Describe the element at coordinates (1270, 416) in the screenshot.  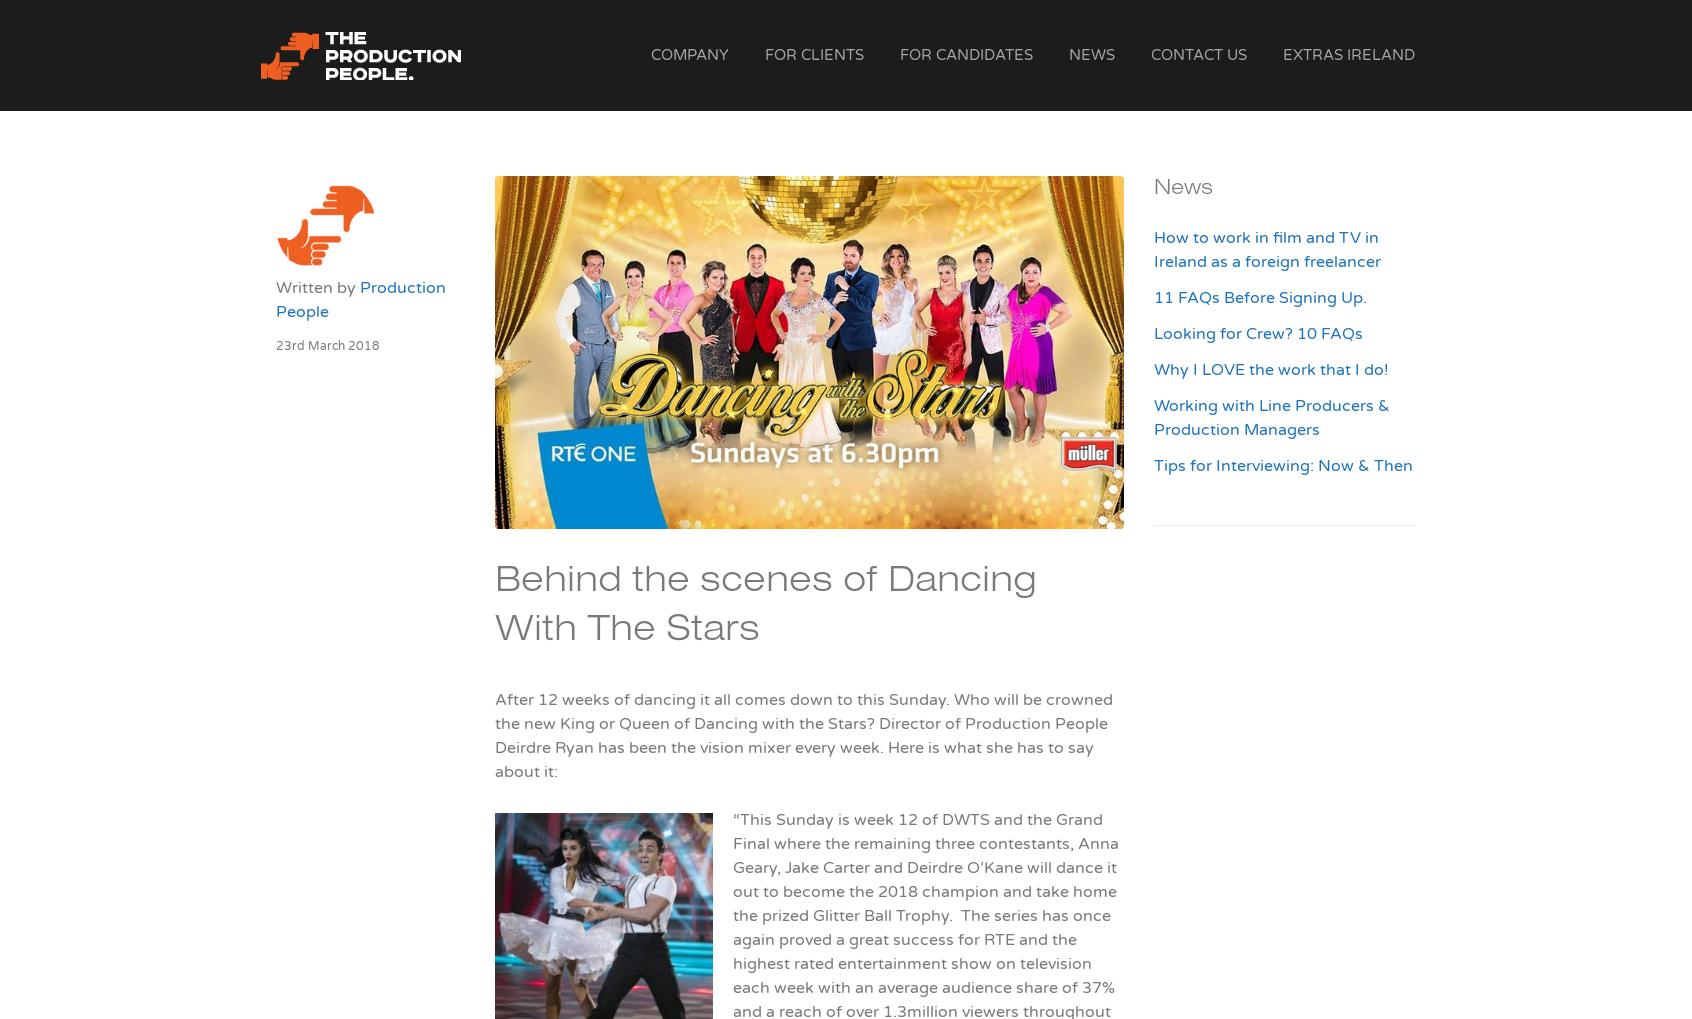
I see `'Working with Line Producers & Production Managers'` at that location.